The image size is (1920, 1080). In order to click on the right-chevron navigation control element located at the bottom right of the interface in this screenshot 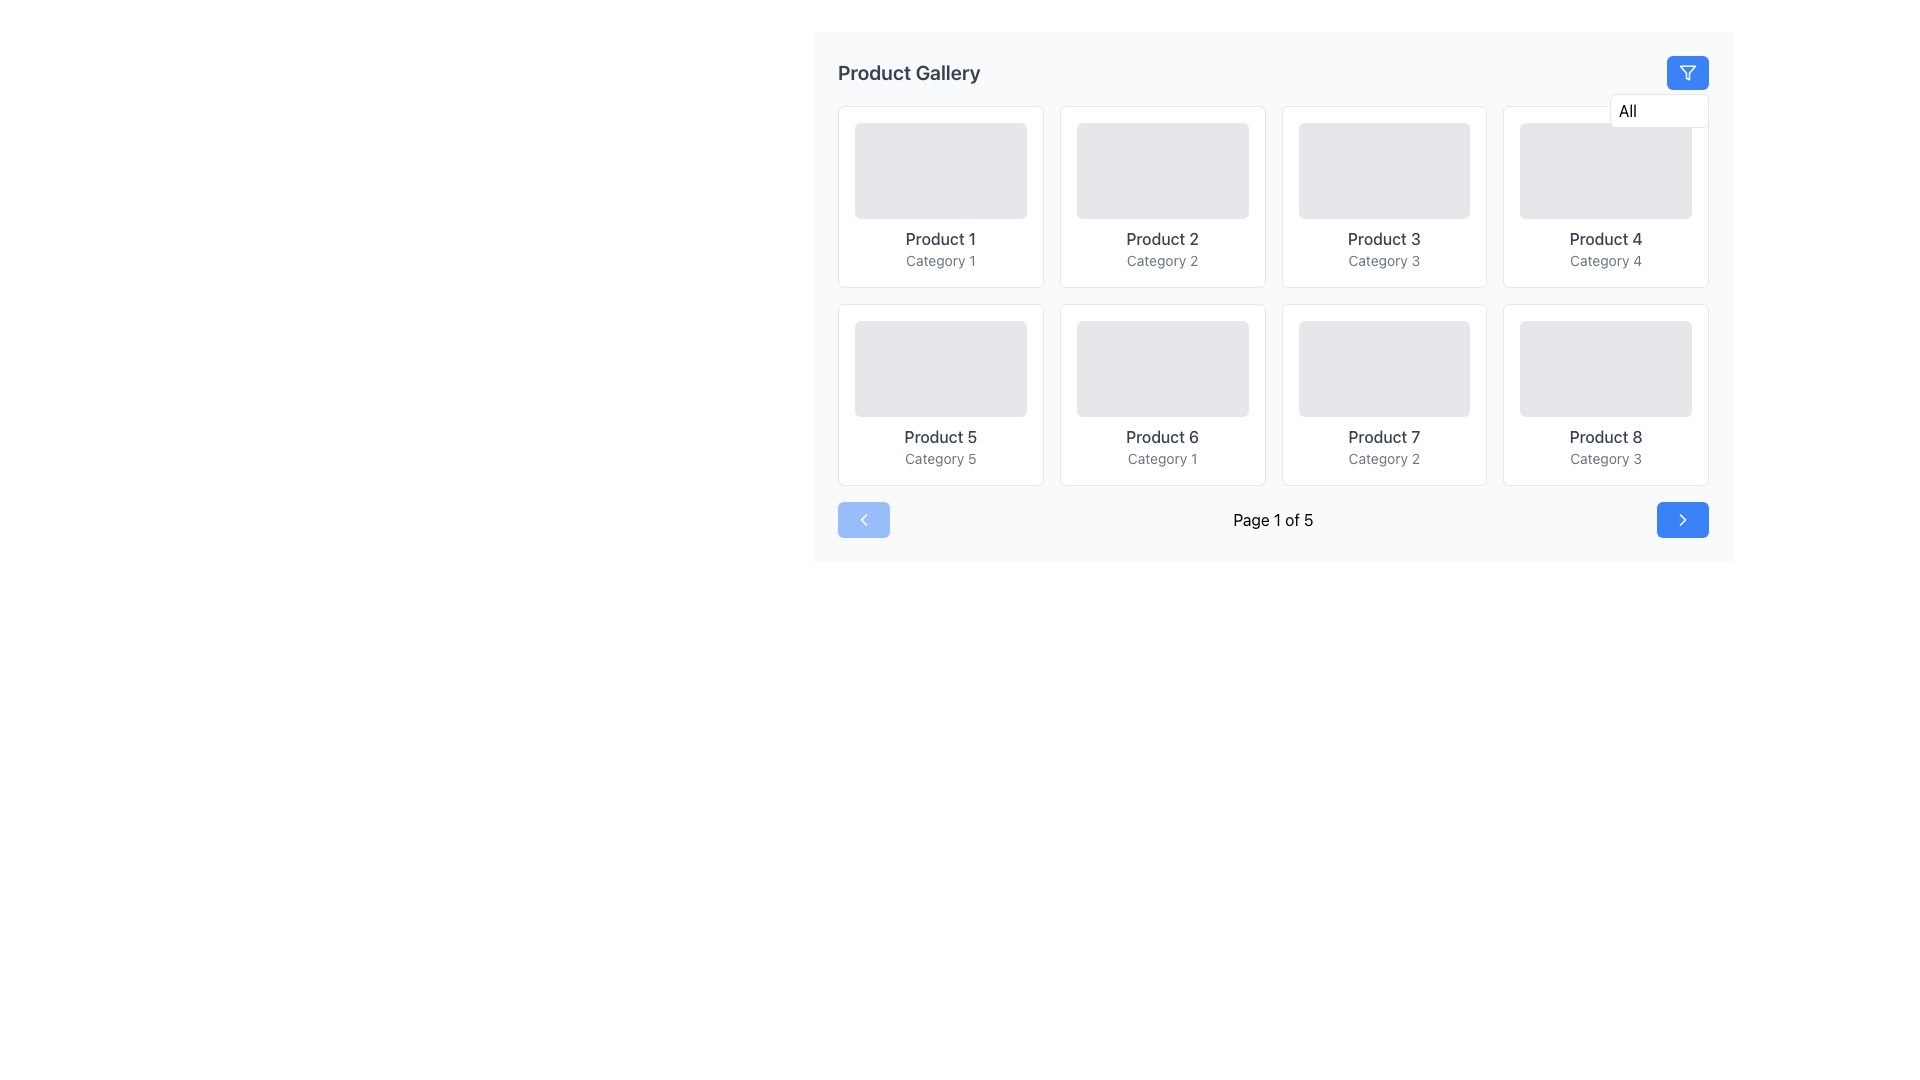, I will do `click(1682, 519)`.